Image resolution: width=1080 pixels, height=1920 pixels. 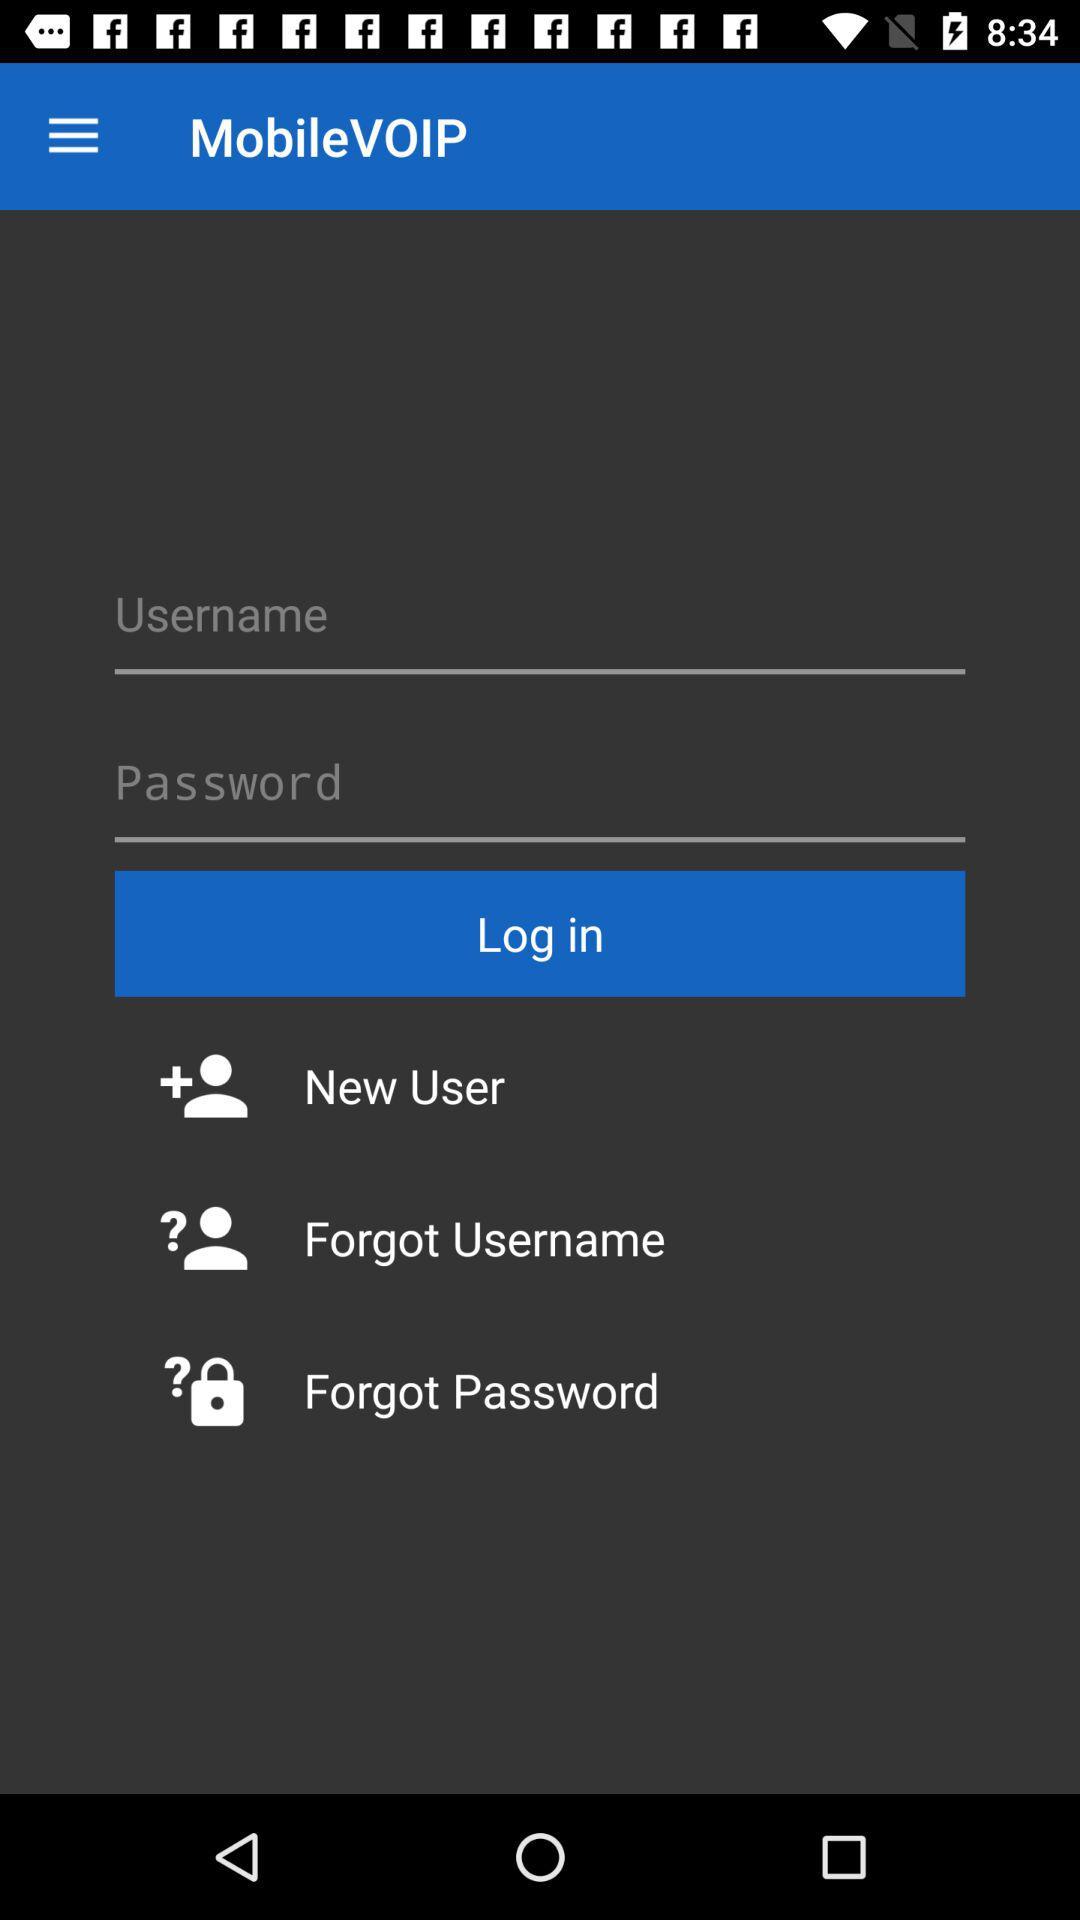 I want to click on forgot password item, so click(x=540, y=1389).